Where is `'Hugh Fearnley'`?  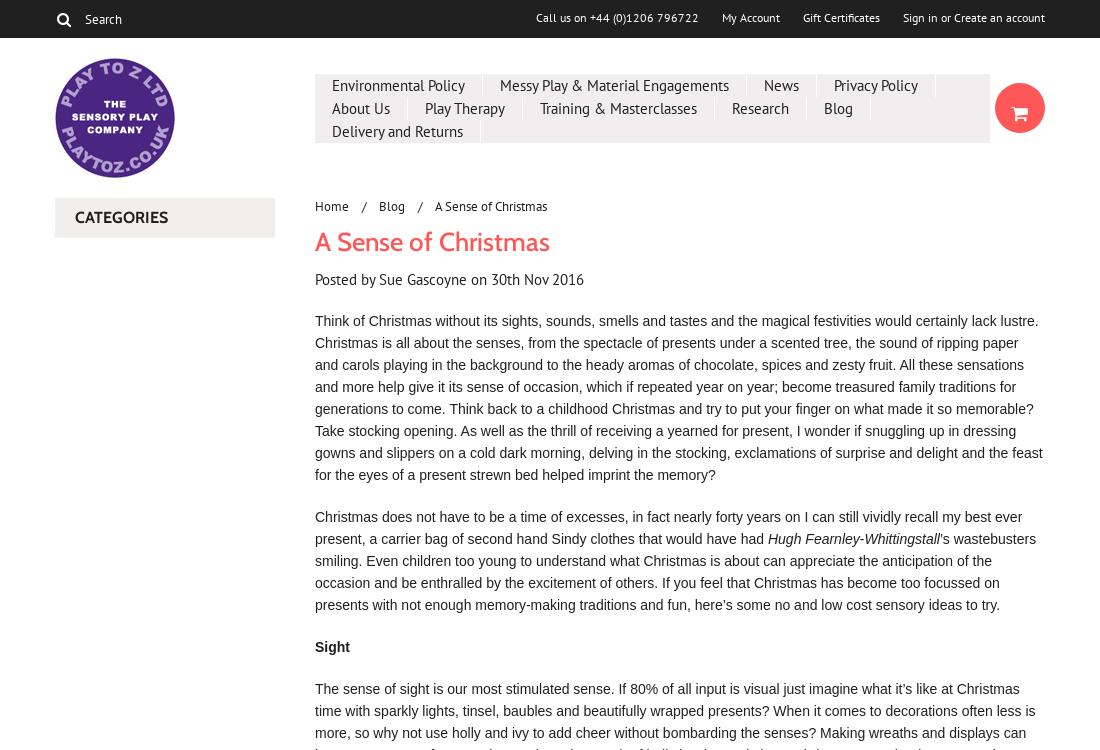
'Hugh Fearnley' is located at coordinates (813, 539).